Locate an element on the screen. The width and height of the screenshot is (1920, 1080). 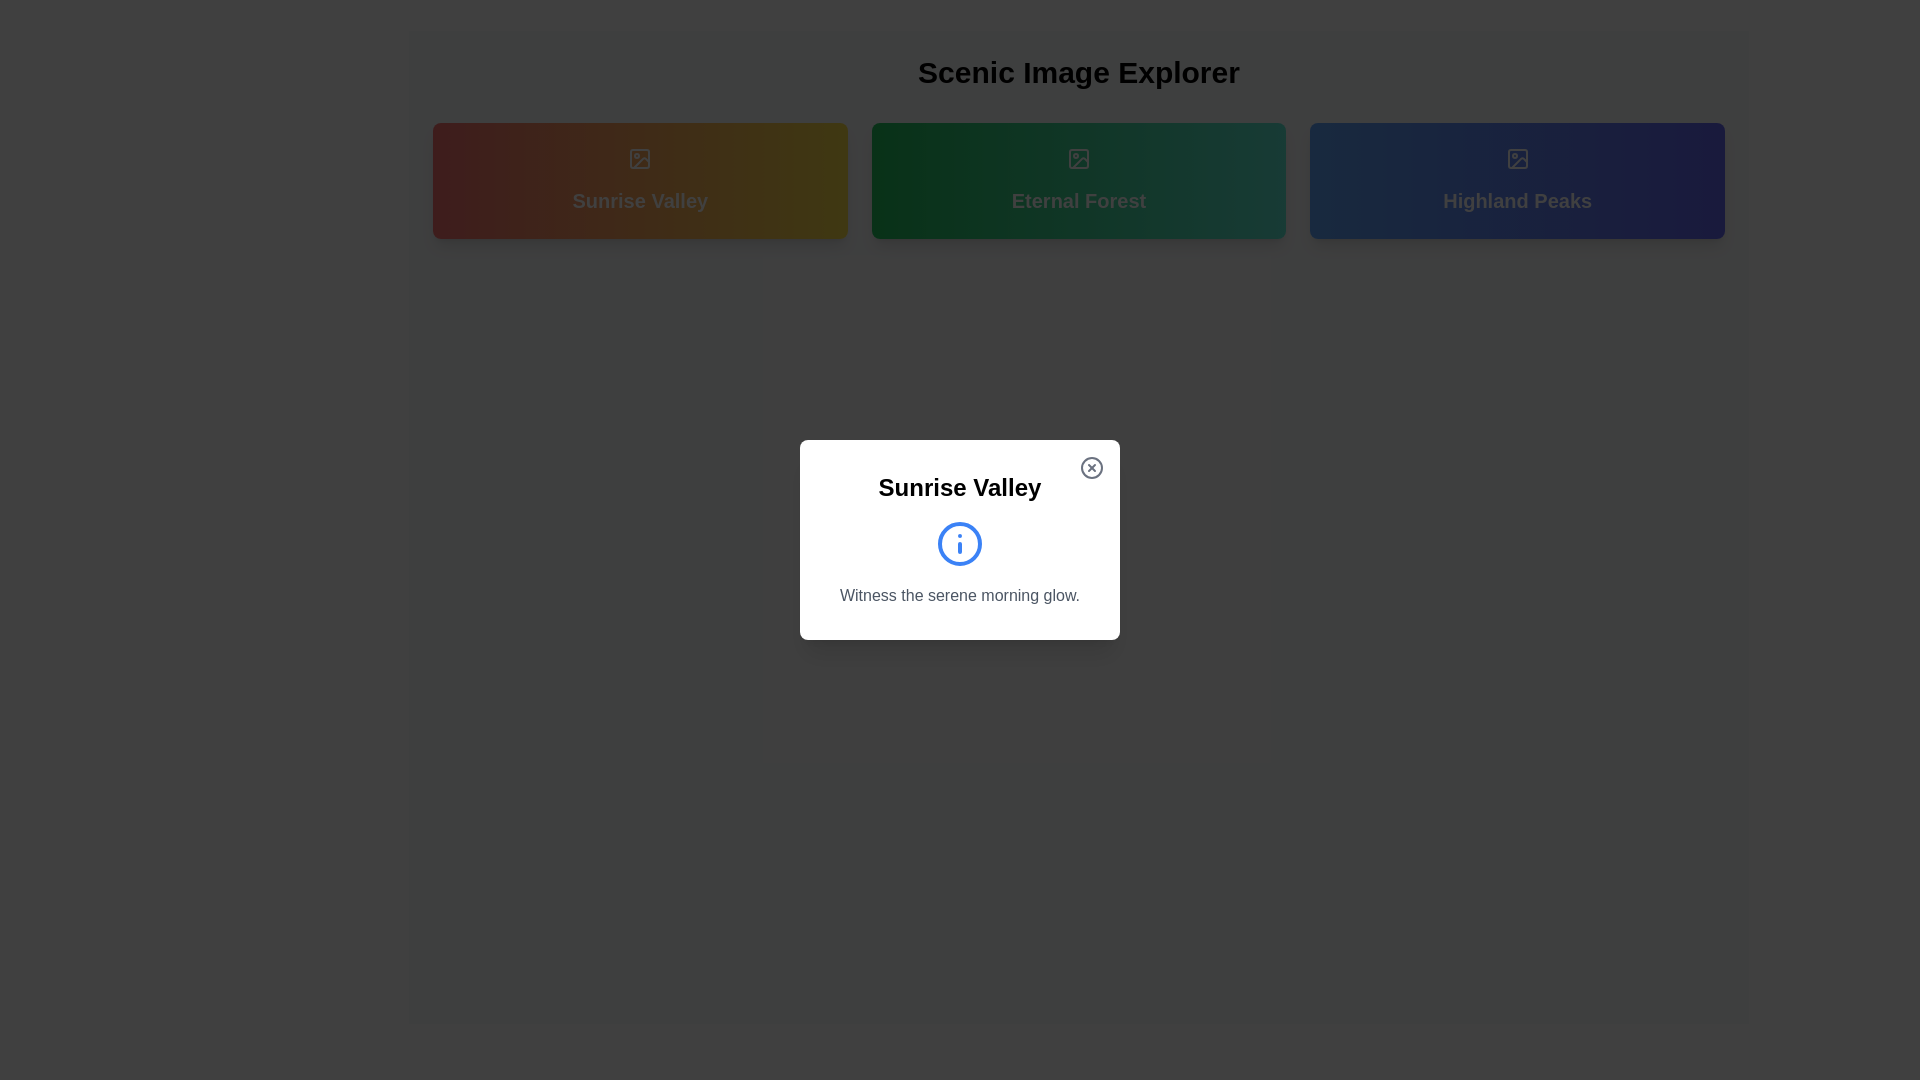
the blue circular info icon located in the center of the info symbol within the pop-up modal dialog is located at coordinates (960, 543).